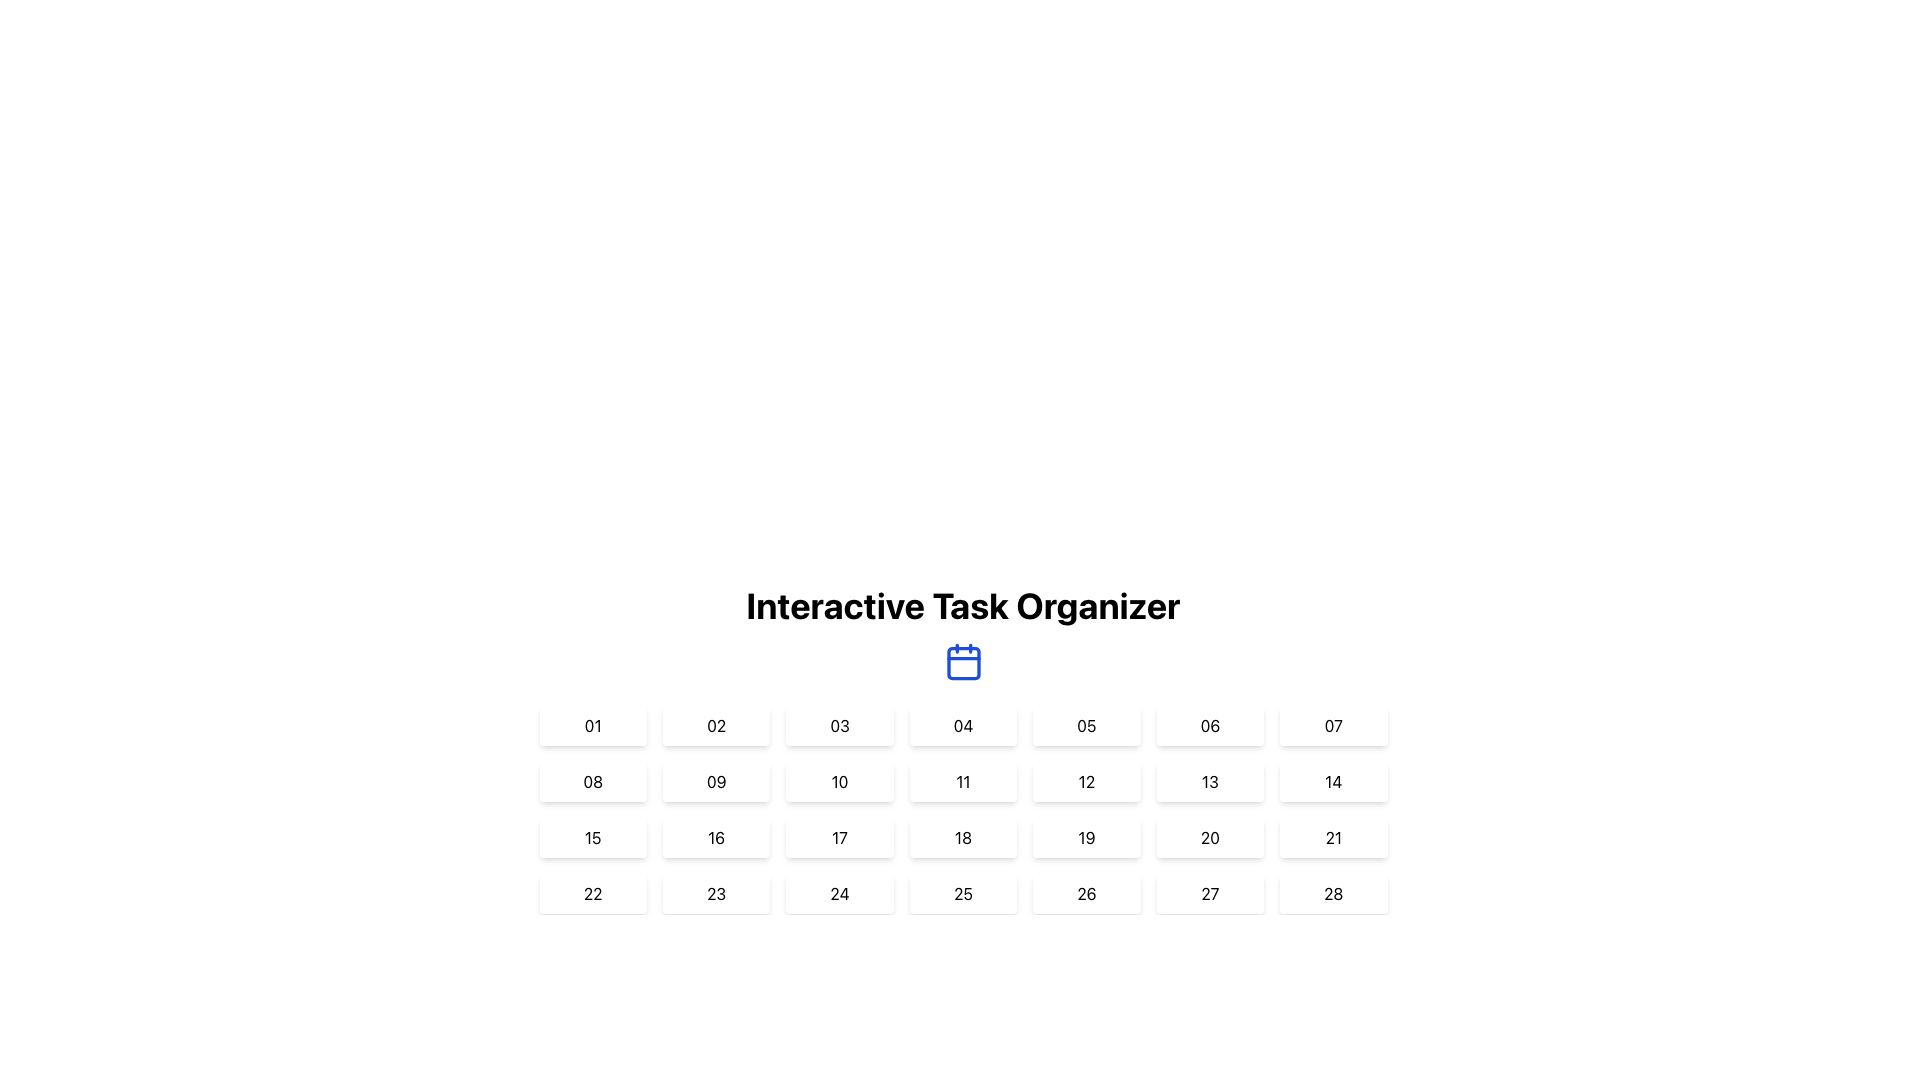 This screenshot has height=1080, width=1920. What do you see at coordinates (1085, 893) in the screenshot?
I see `the selectable date button located in the fifth row and fifth column of the grid layout` at bounding box center [1085, 893].